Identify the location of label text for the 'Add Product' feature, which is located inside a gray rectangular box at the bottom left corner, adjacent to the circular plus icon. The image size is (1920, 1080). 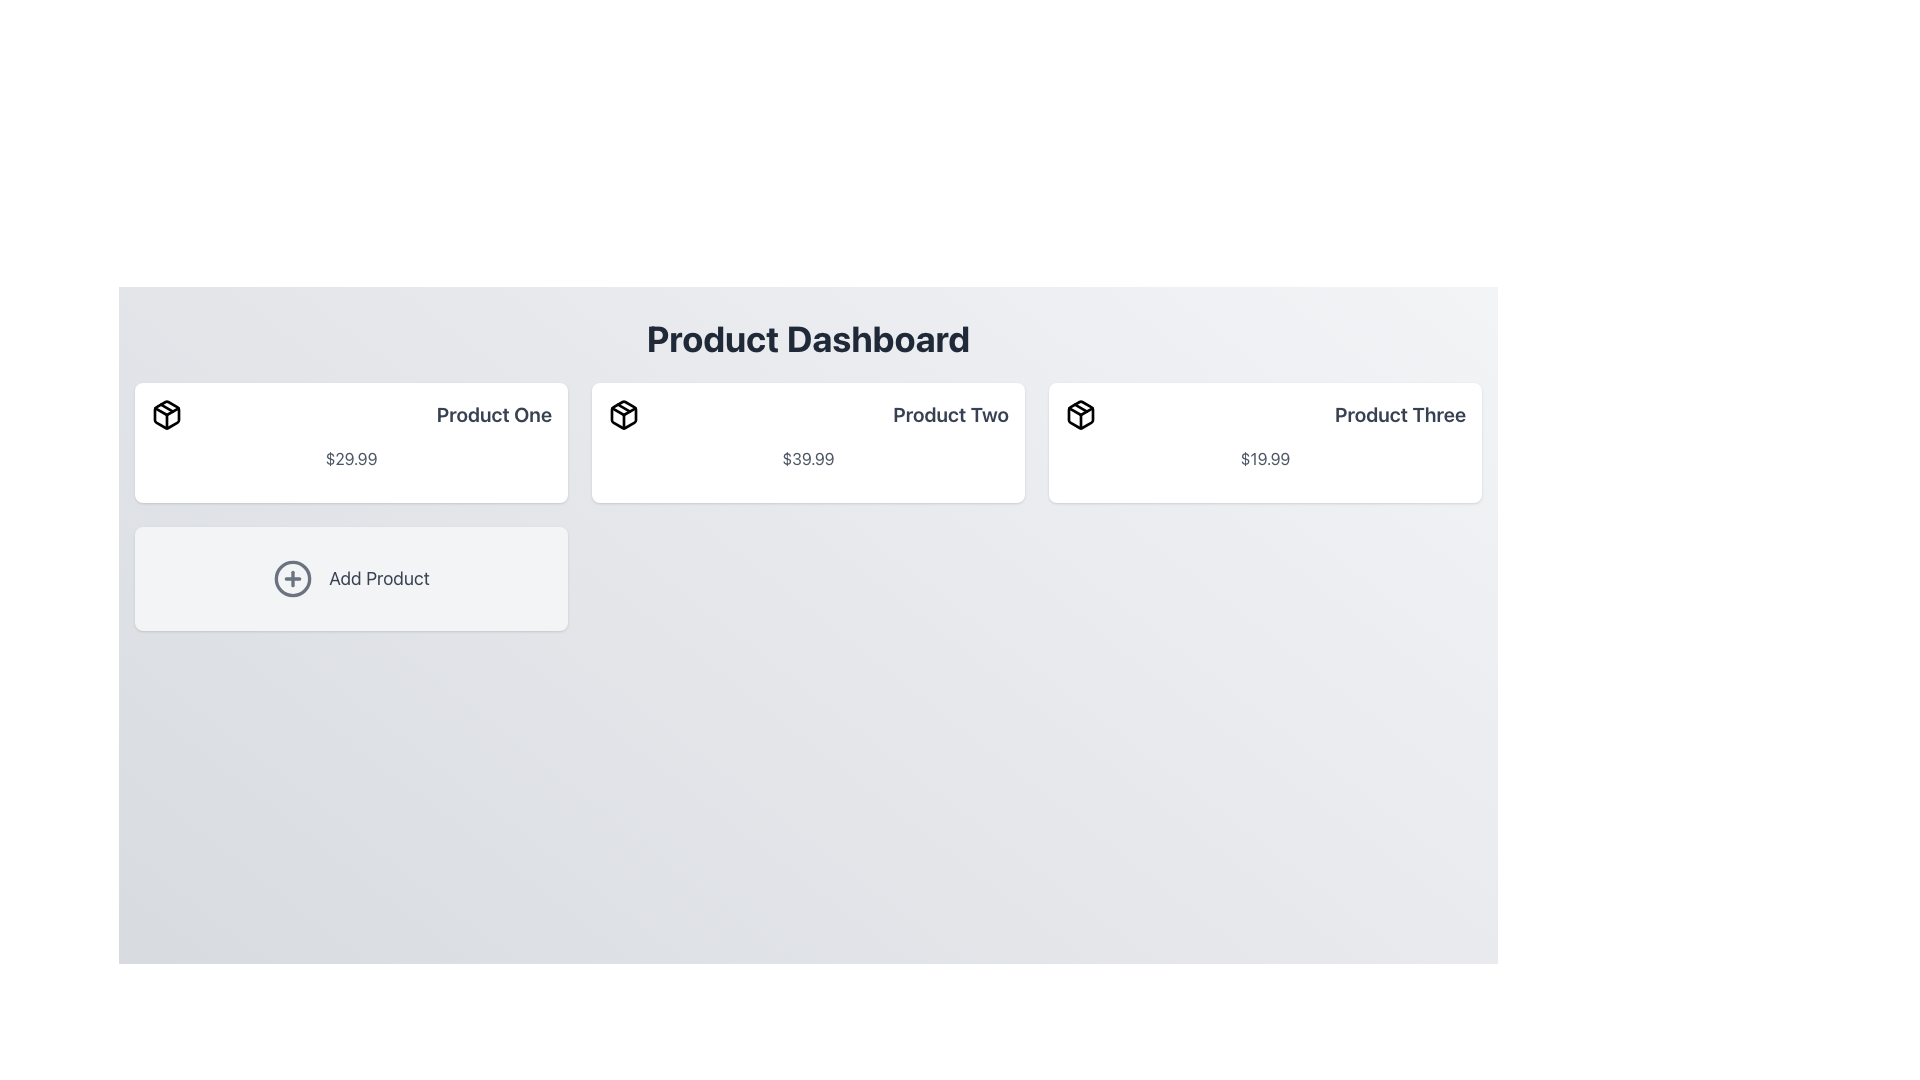
(379, 578).